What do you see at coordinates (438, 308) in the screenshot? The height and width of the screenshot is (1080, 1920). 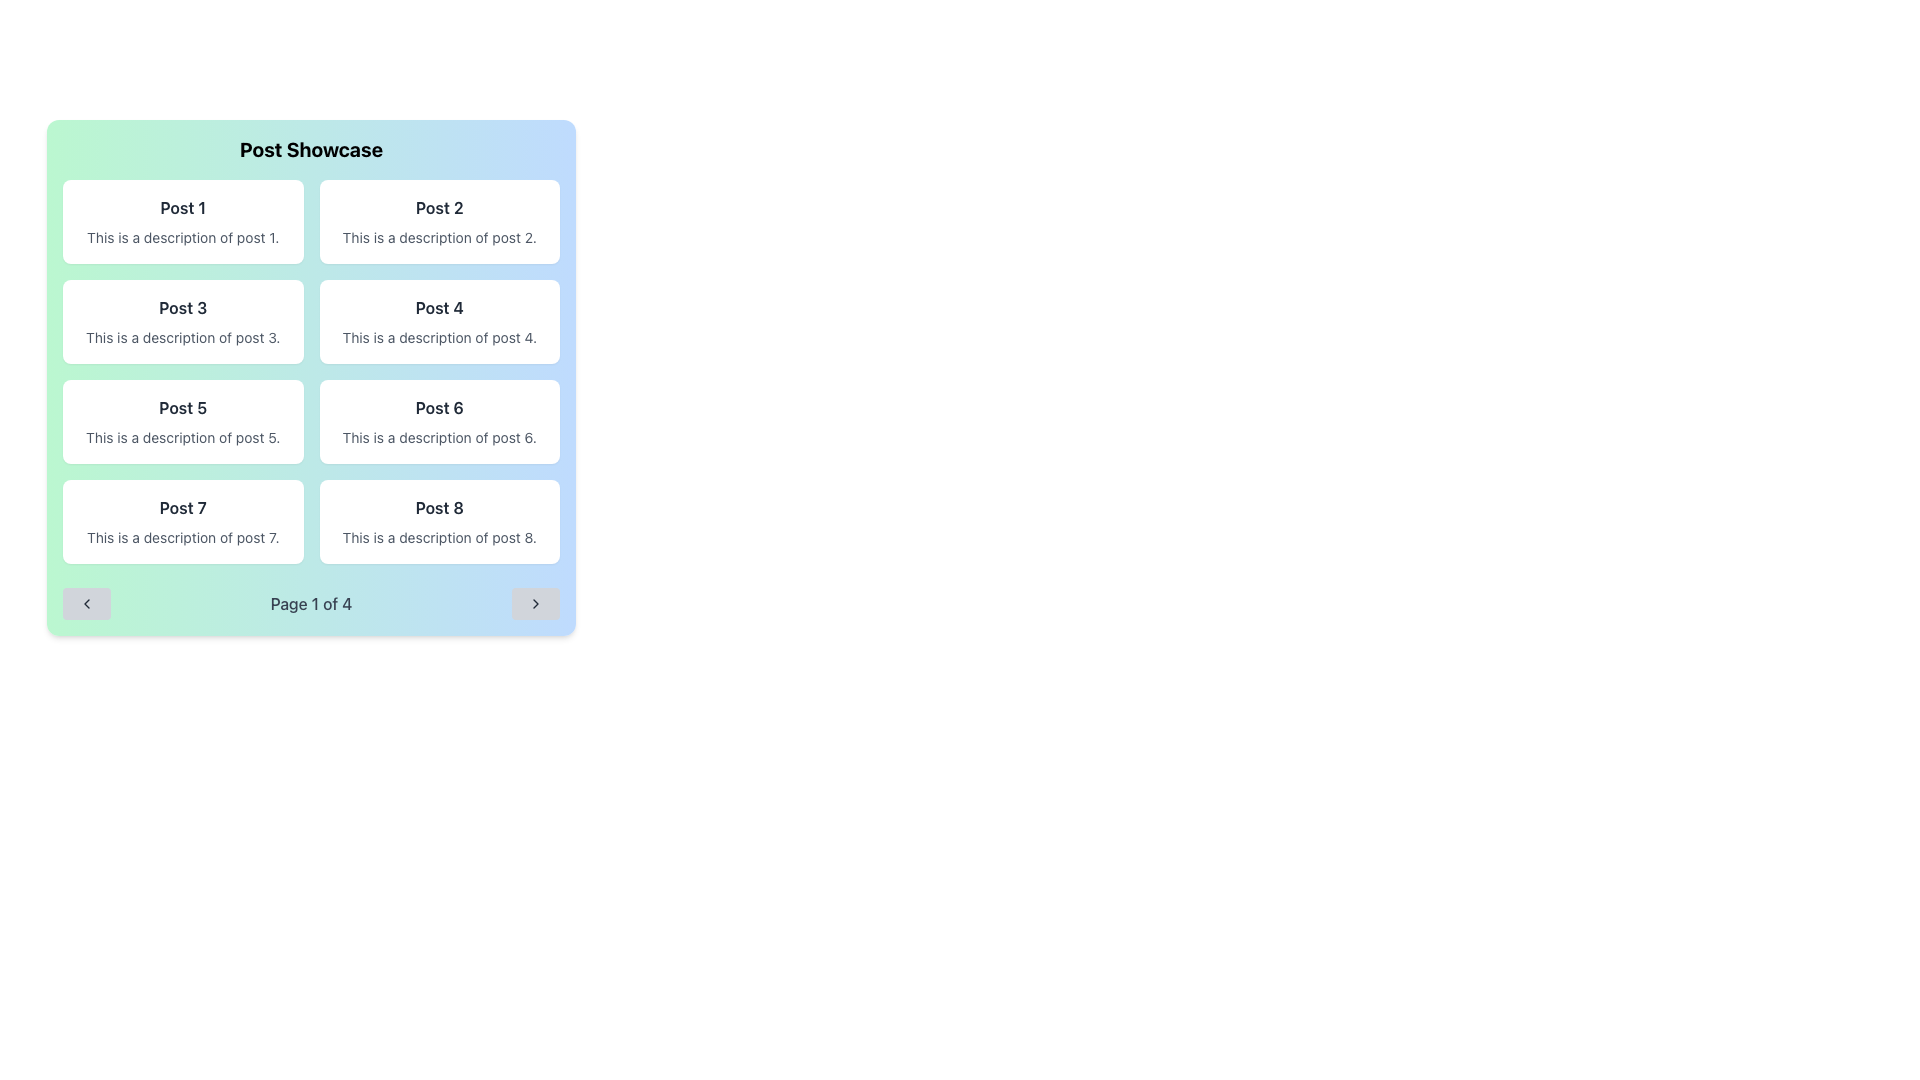 I see `the title text label of the post, which is a static informational component positioned at the center of the layout within the fourth tile of a grid of posts` at bounding box center [438, 308].